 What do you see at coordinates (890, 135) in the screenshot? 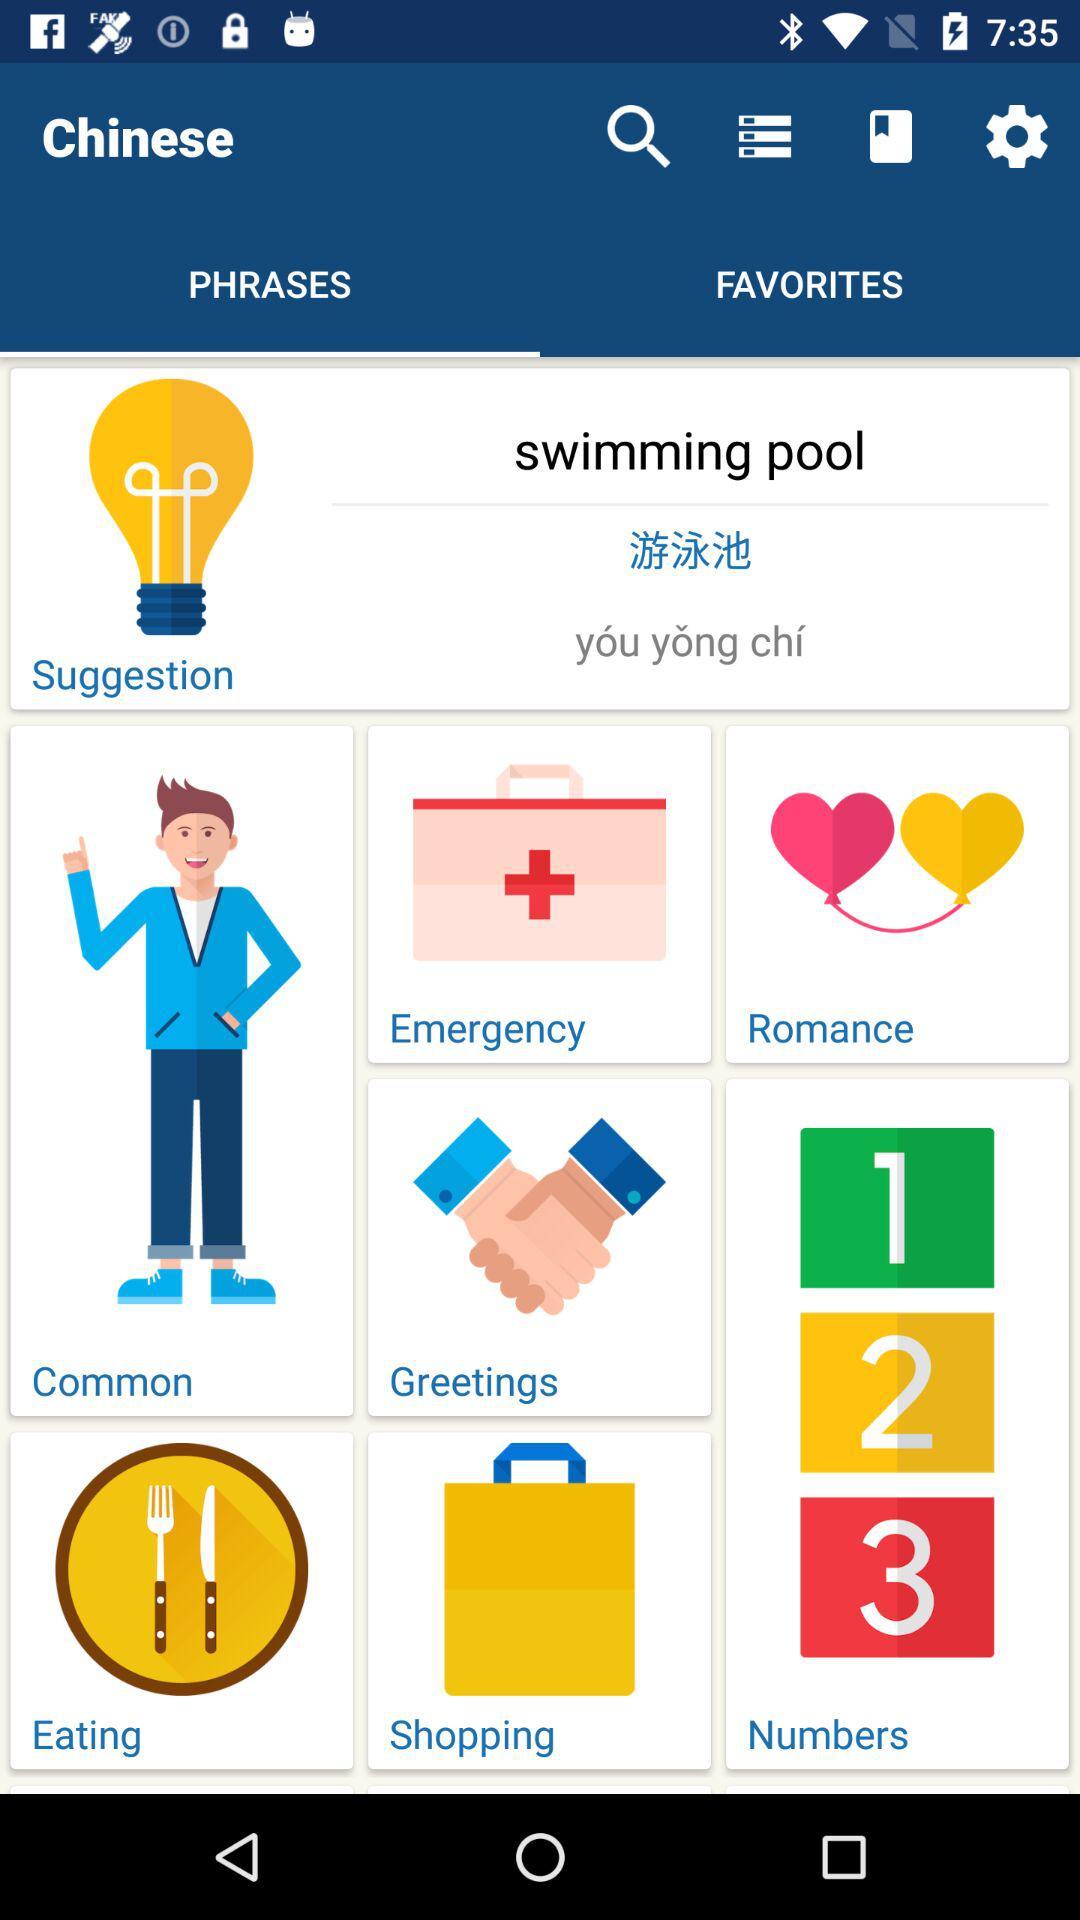
I see `the icon above the favorites item` at bounding box center [890, 135].